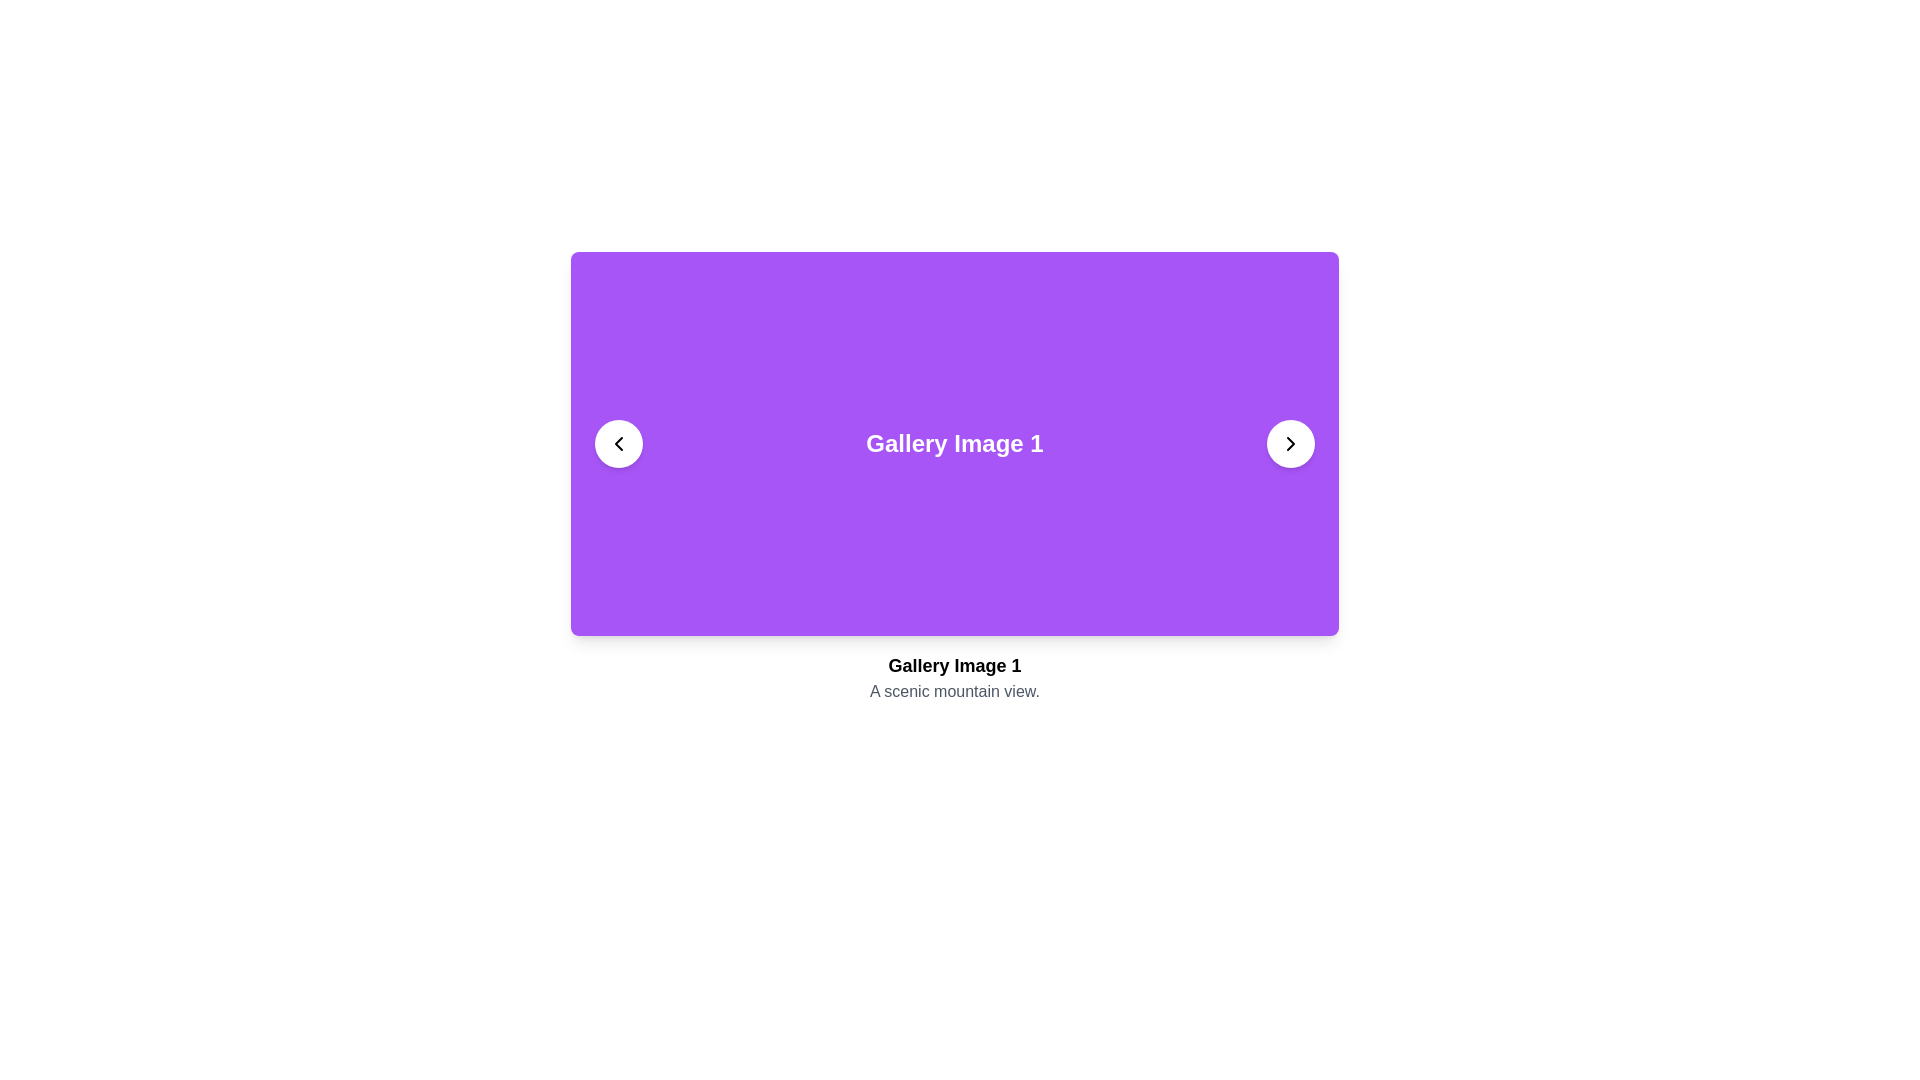 The width and height of the screenshot is (1920, 1080). Describe the element at coordinates (1291, 442) in the screenshot. I see `the small right-pointing chevron icon located within a circular button on the right side of the purple panel labeled 'Gallery Image 1'` at that location.